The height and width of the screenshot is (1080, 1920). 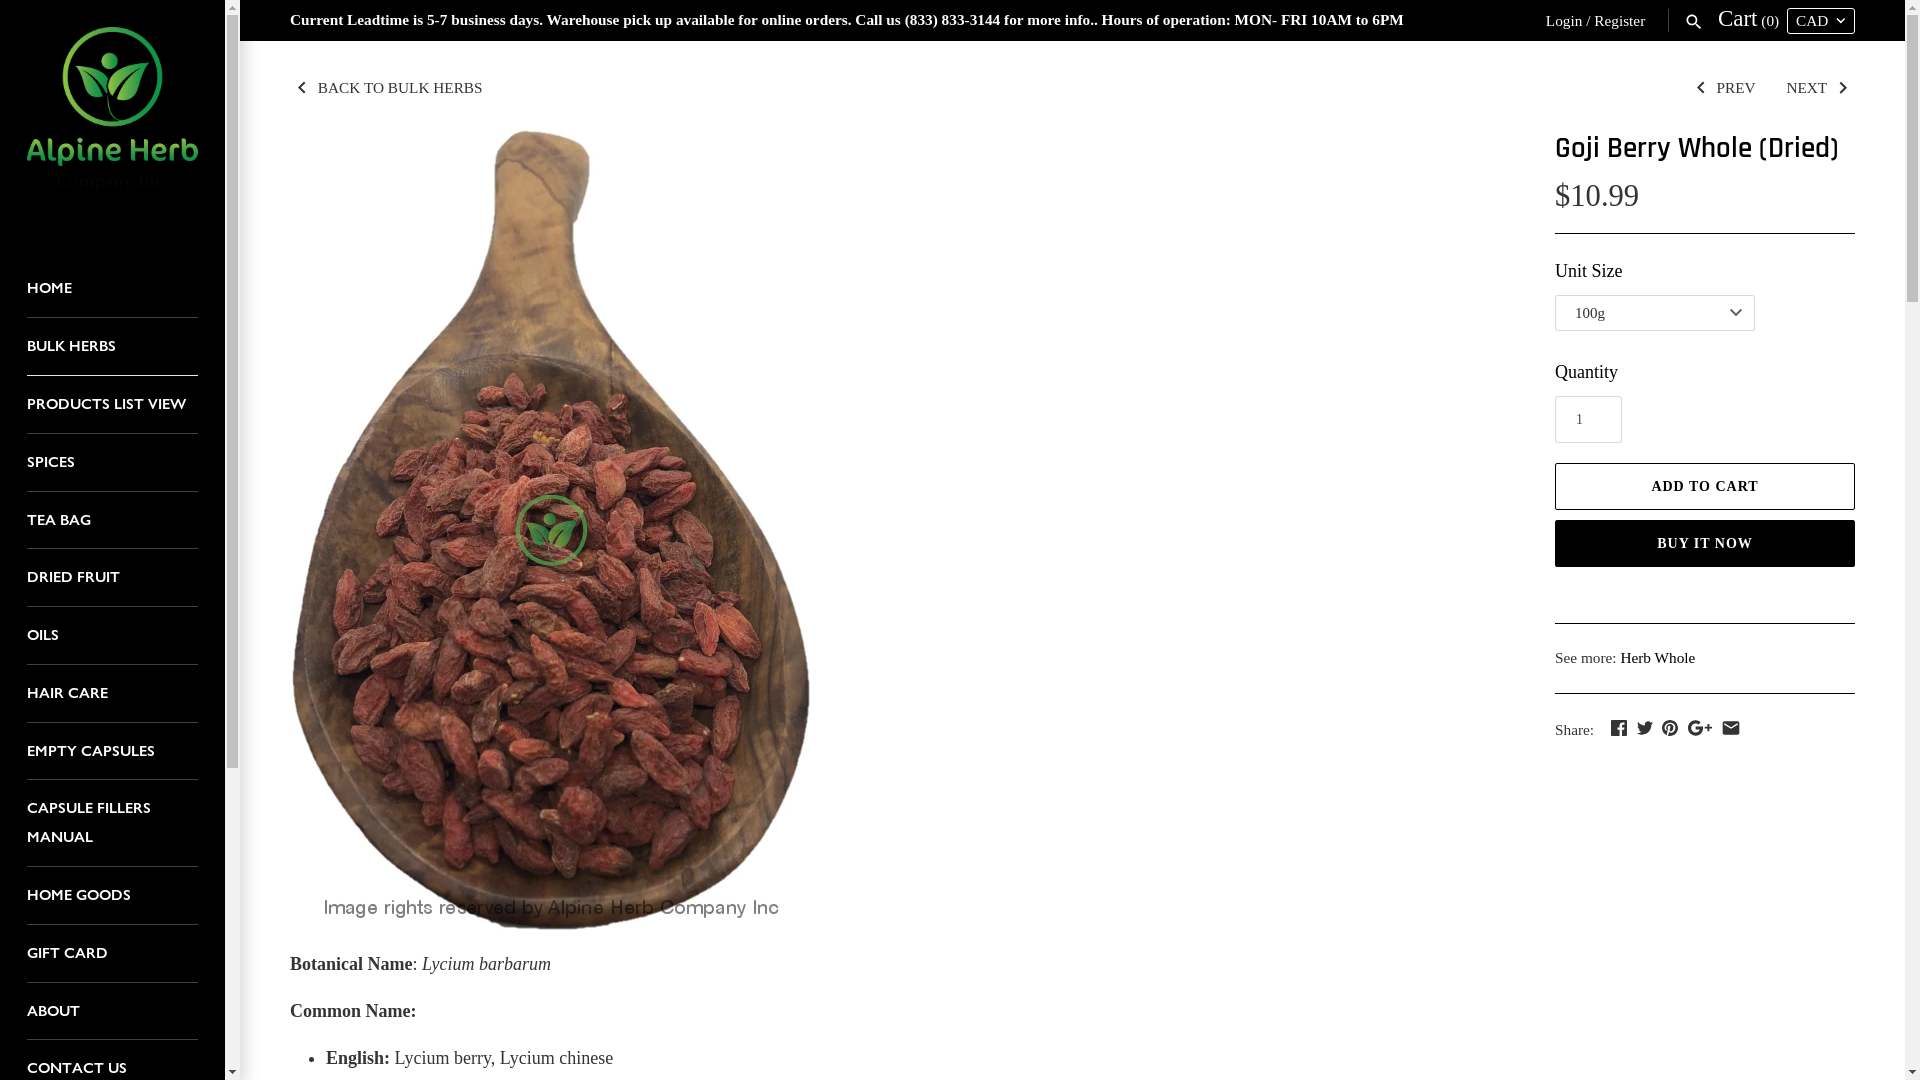 What do you see at coordinates (111, 636) in the screenshot?
I see `'OILS'` at bounding box center [111, 636].